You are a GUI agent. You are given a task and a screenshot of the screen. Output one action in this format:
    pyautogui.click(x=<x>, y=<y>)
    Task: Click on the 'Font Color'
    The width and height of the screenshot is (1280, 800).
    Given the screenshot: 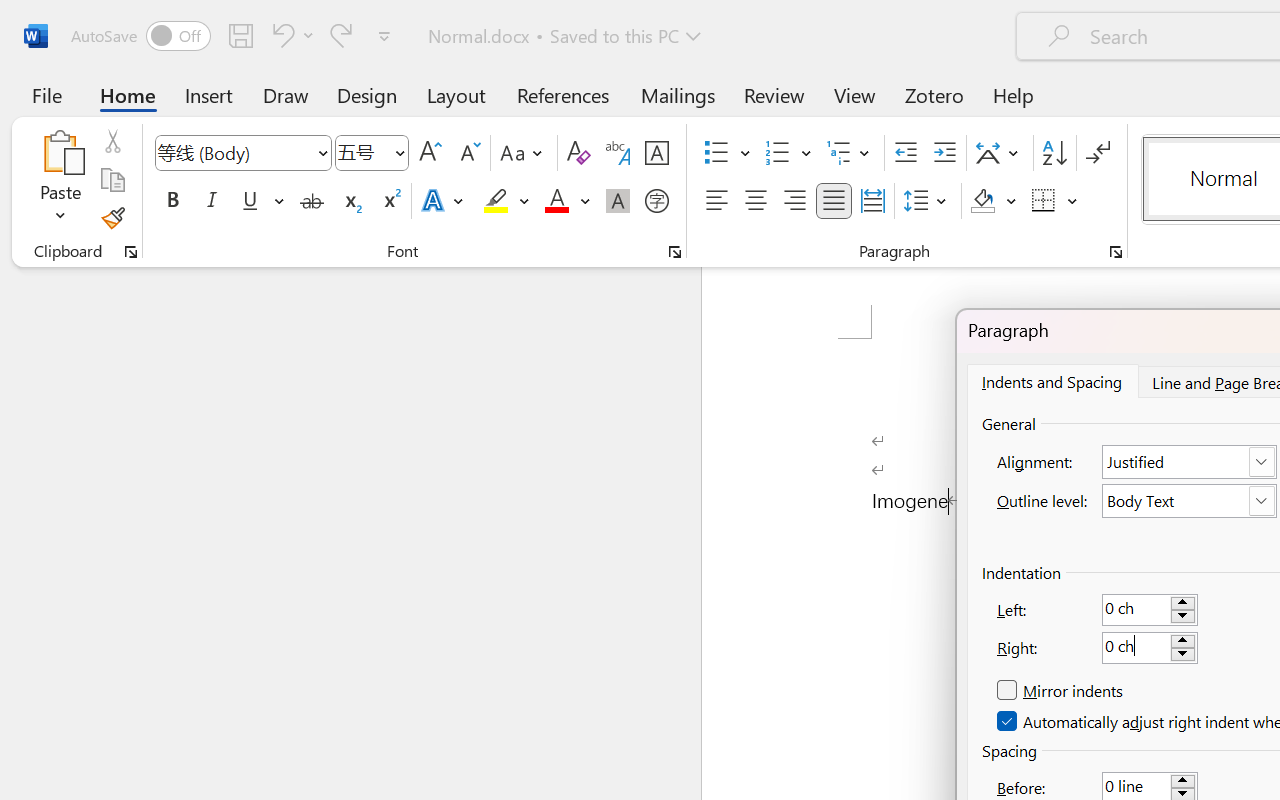 What is the action you would take?
    pyautogui.click(x=566, y=201)
    